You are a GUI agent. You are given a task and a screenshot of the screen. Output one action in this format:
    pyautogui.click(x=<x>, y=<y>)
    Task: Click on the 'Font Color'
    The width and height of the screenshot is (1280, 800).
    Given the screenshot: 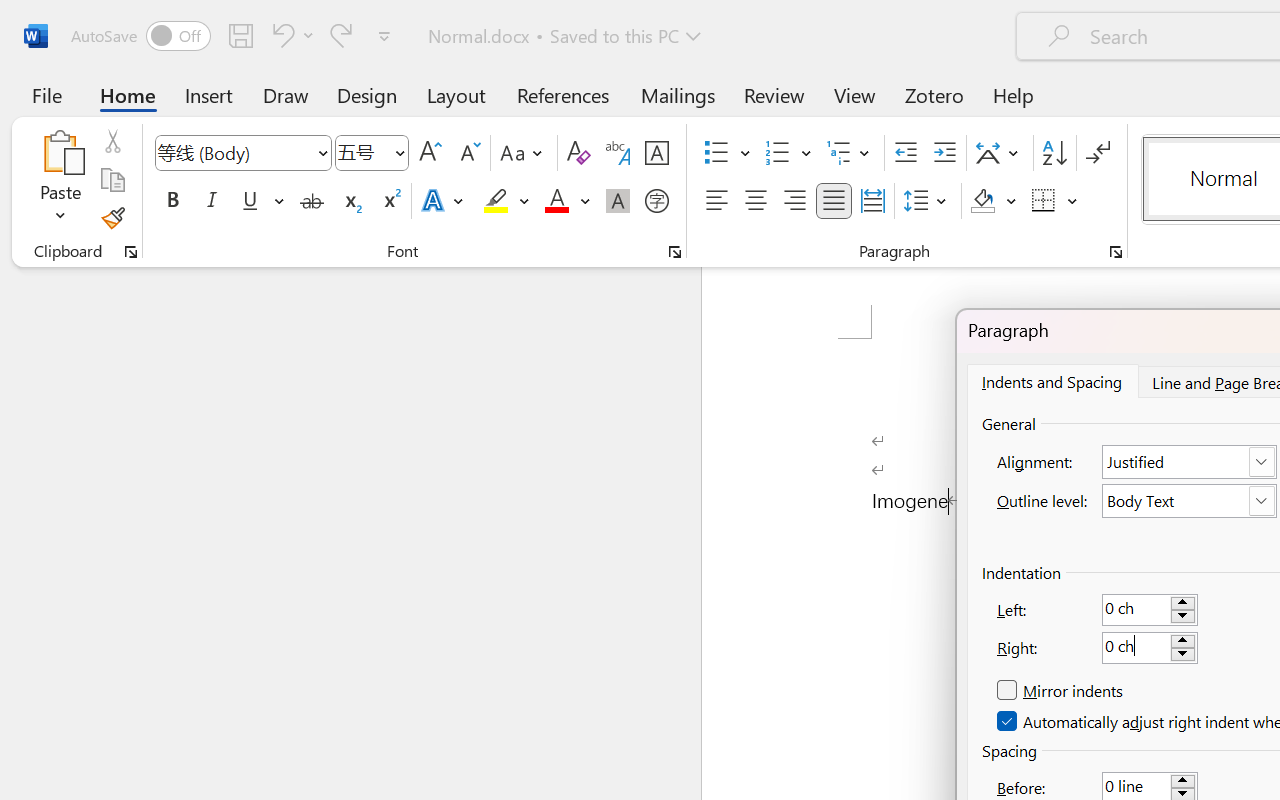 What is the action you would take?
    pyautogui.click(x=566, y=201)
    